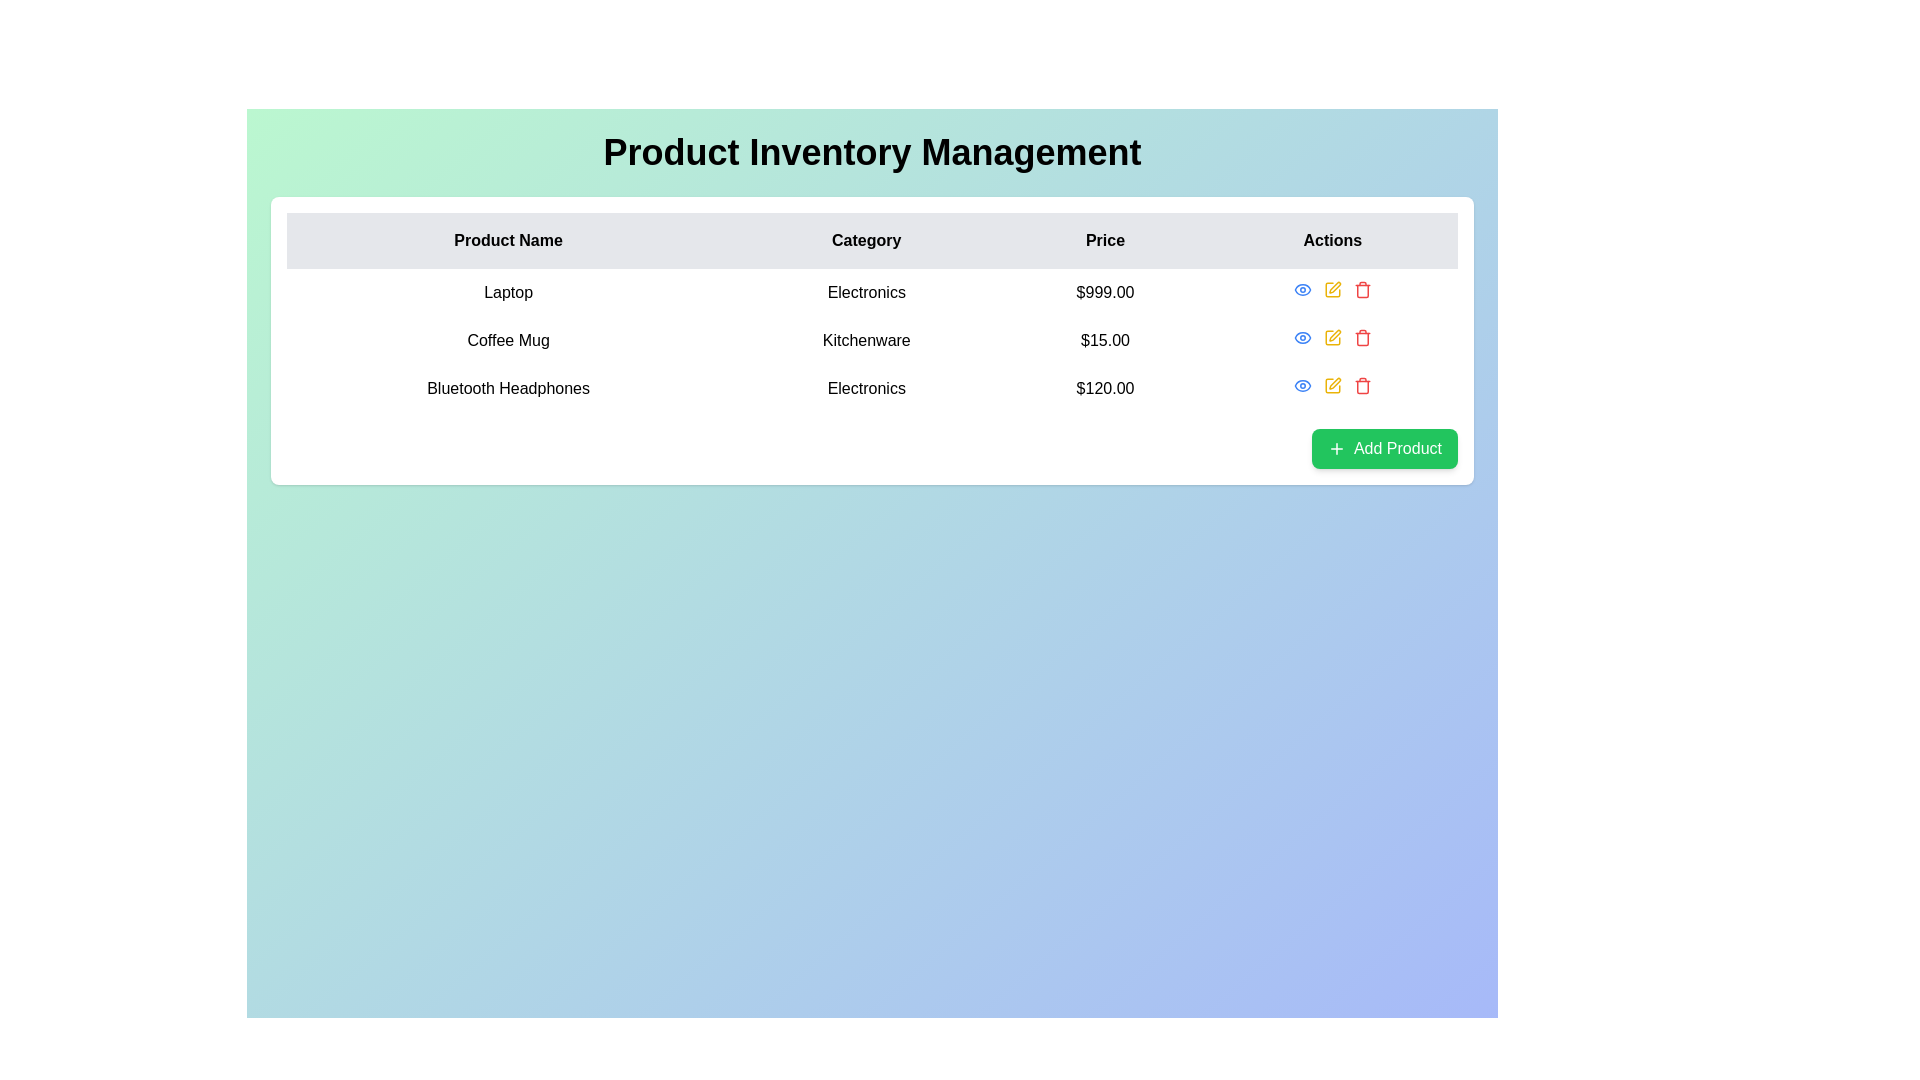 The width and height of the screenshot is (1920, 1080). What do you see at coordinates (1335, 334) in the screenshot?
I see `the 'Edit' icon in the 'Actions' column associated with the second row for the product 'Coffee Mug'` at bounding box center [1335, 334].